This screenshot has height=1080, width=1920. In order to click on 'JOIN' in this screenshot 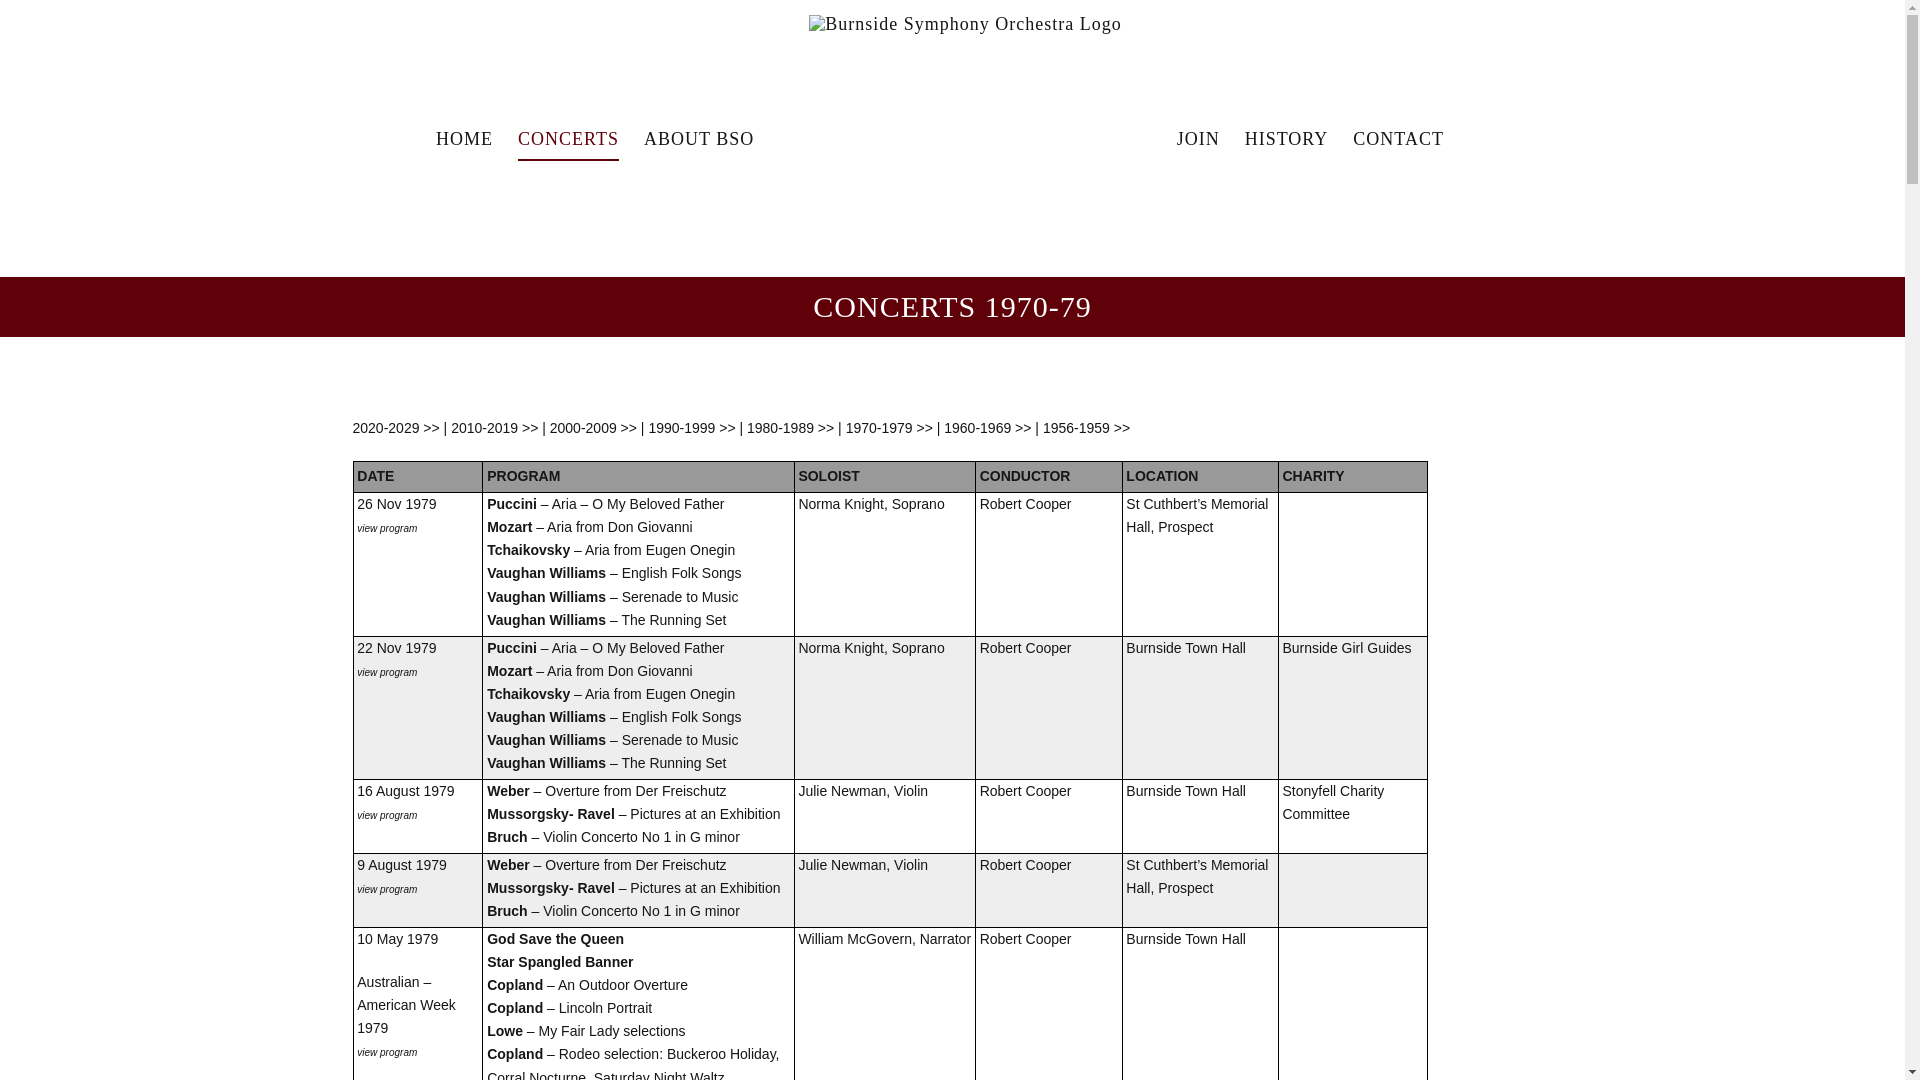, I will do `click(1176, 137)`.